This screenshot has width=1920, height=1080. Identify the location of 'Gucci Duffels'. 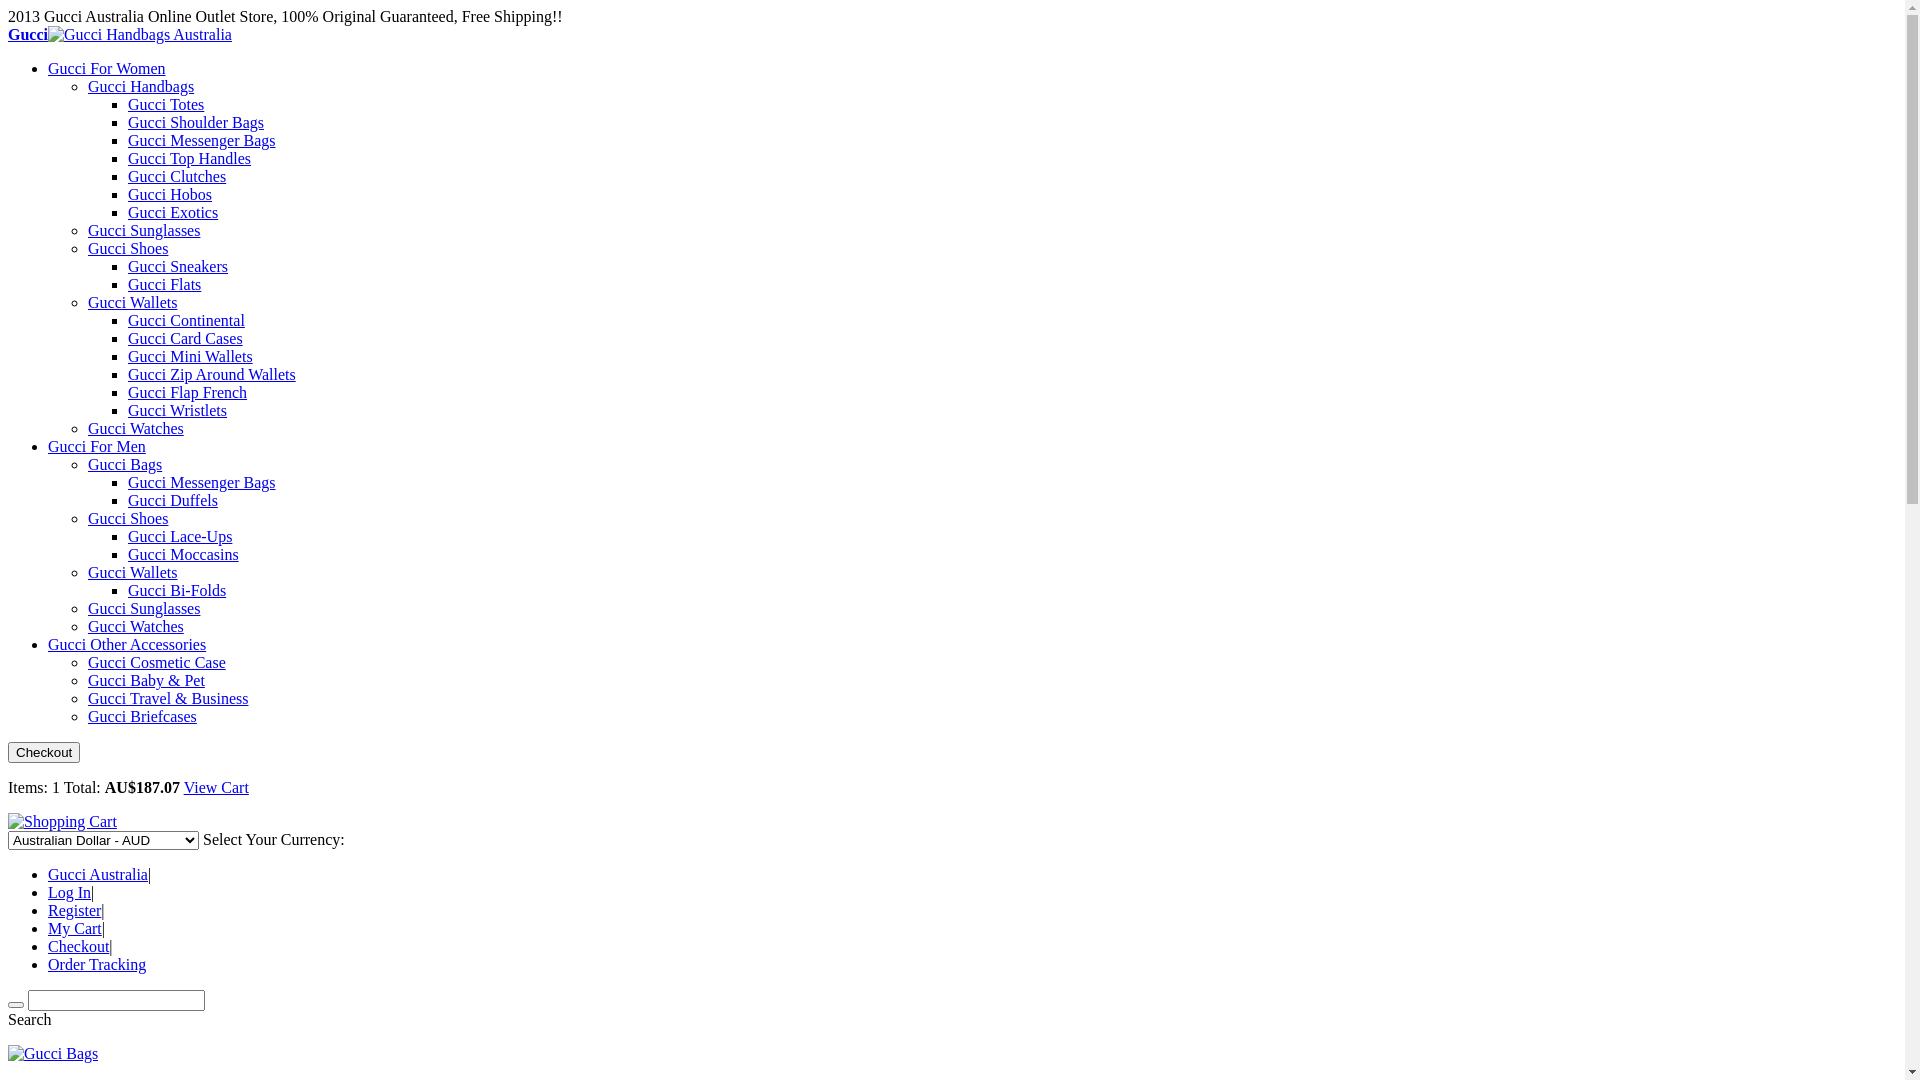
(172, 499).